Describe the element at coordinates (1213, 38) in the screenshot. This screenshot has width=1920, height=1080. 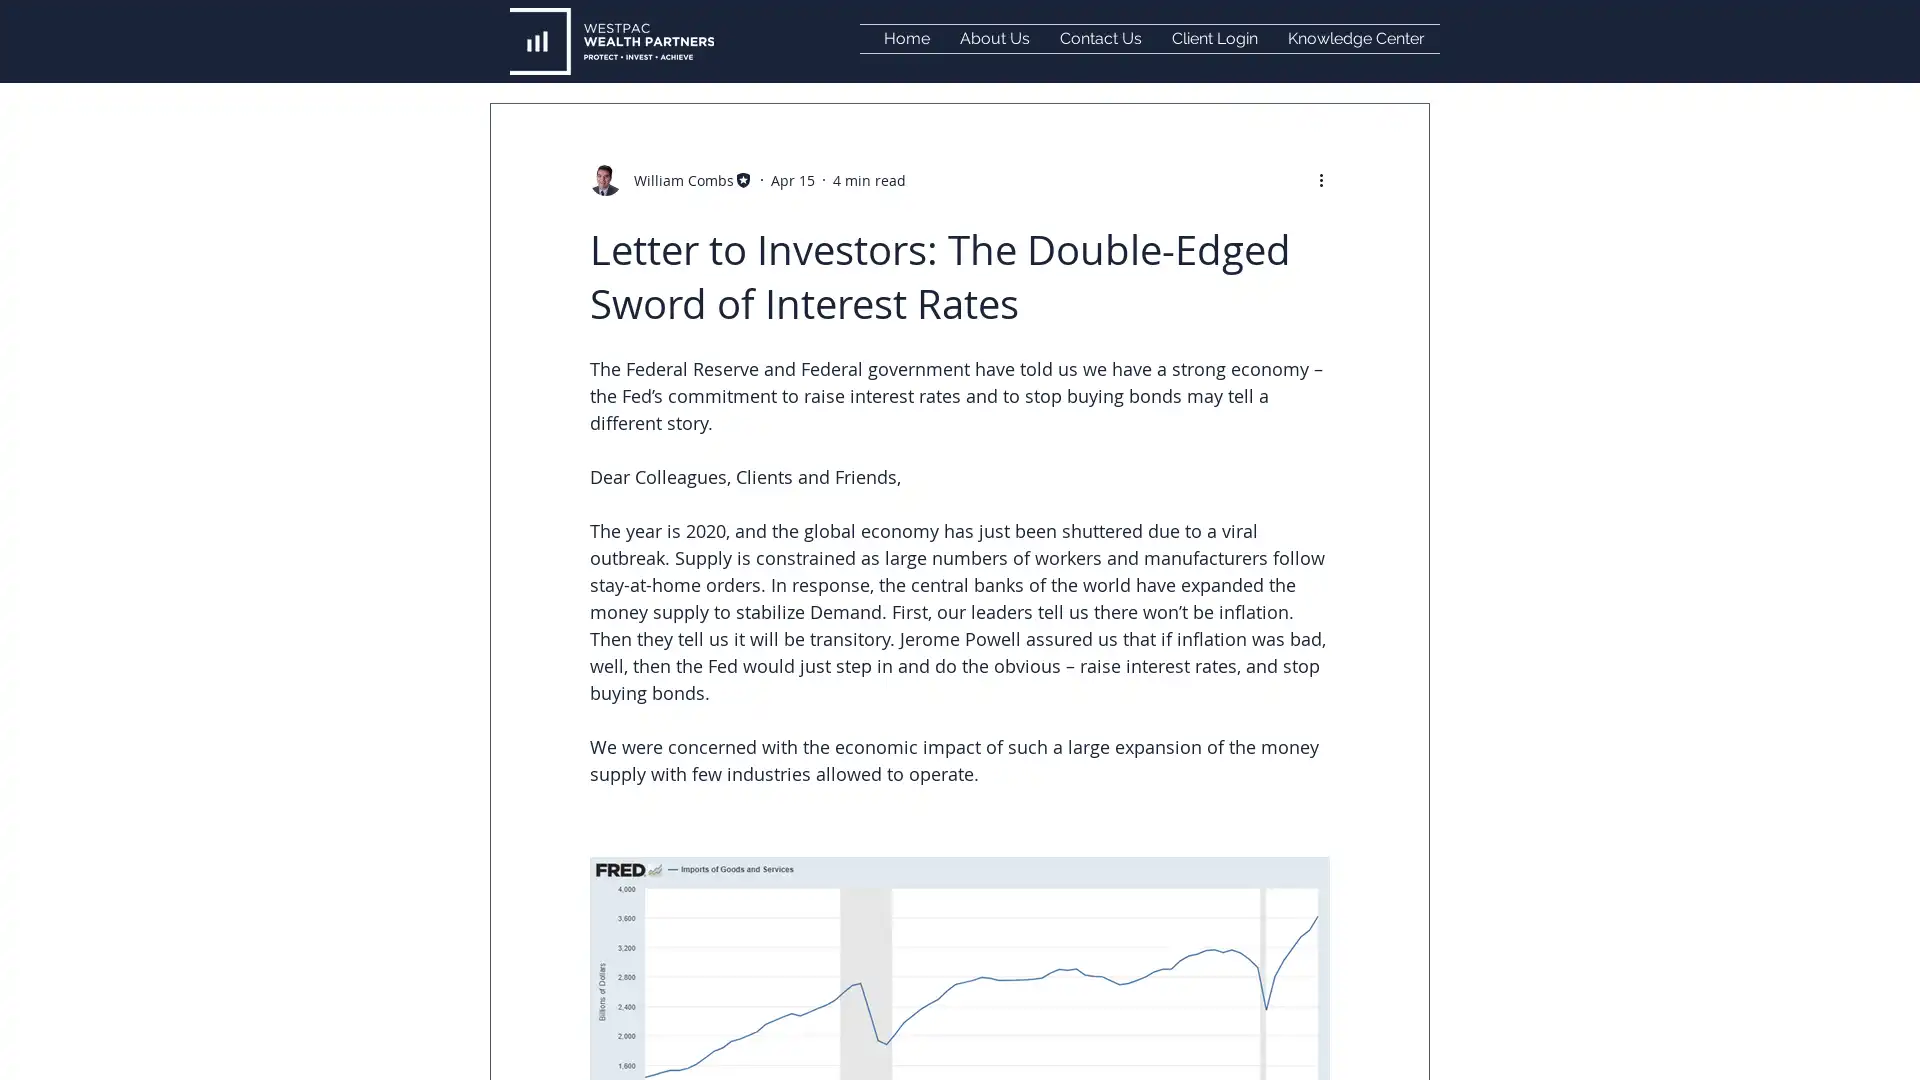
I see `Client Login` at that location.